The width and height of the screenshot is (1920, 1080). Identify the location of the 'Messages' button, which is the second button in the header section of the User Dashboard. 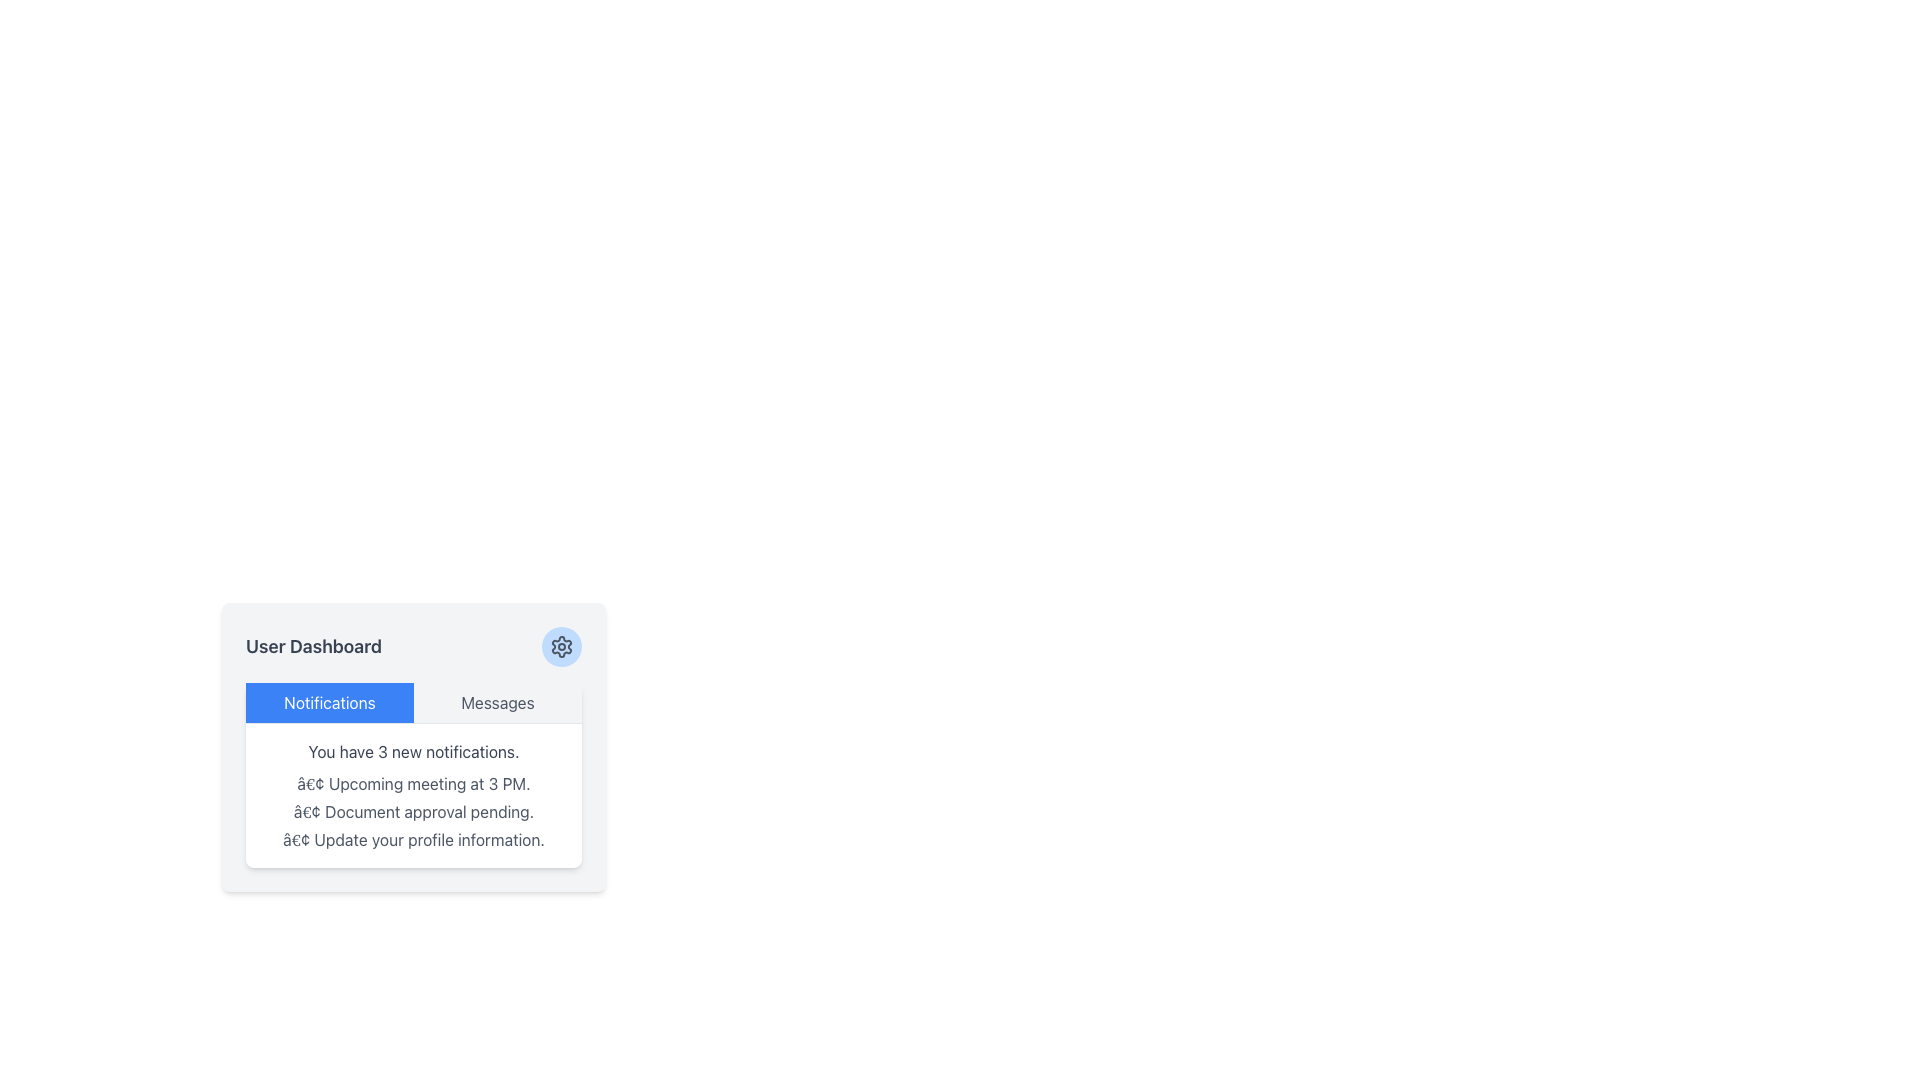
(498, 701).